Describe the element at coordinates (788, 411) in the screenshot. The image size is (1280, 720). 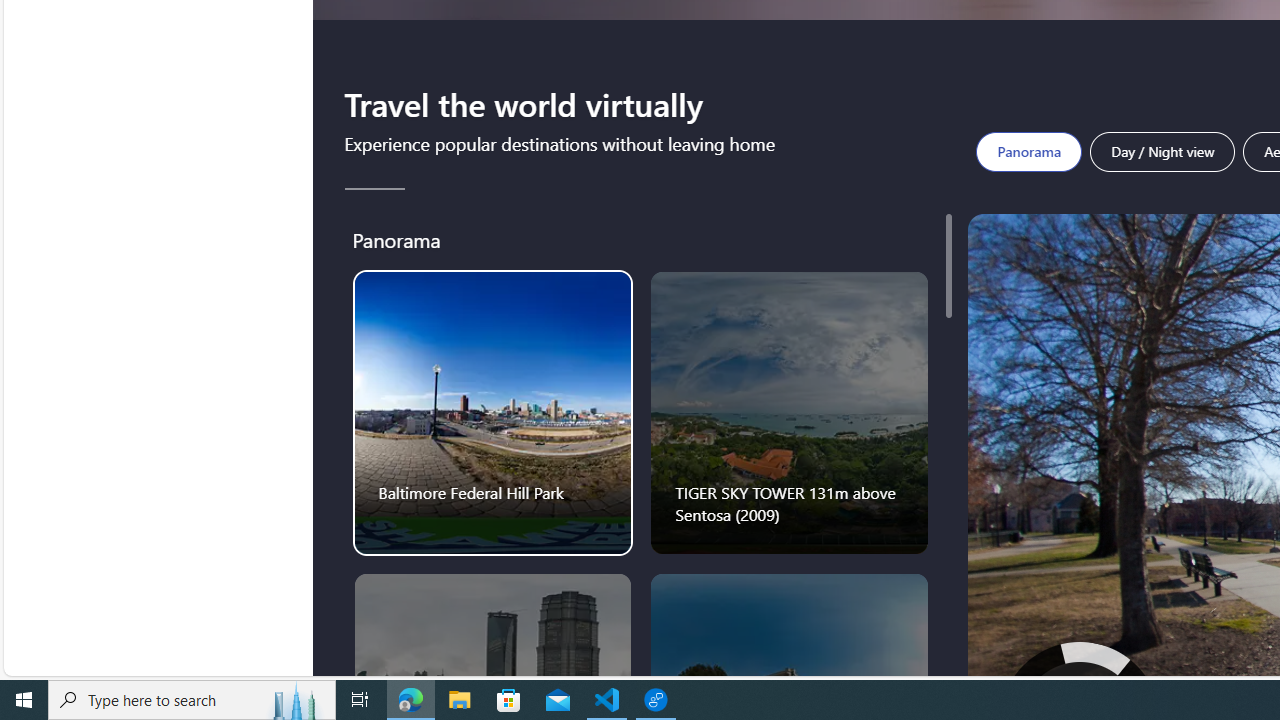
I see `'TIGER SKY TOWER 131m above Sentosa (2009)'` at that location.